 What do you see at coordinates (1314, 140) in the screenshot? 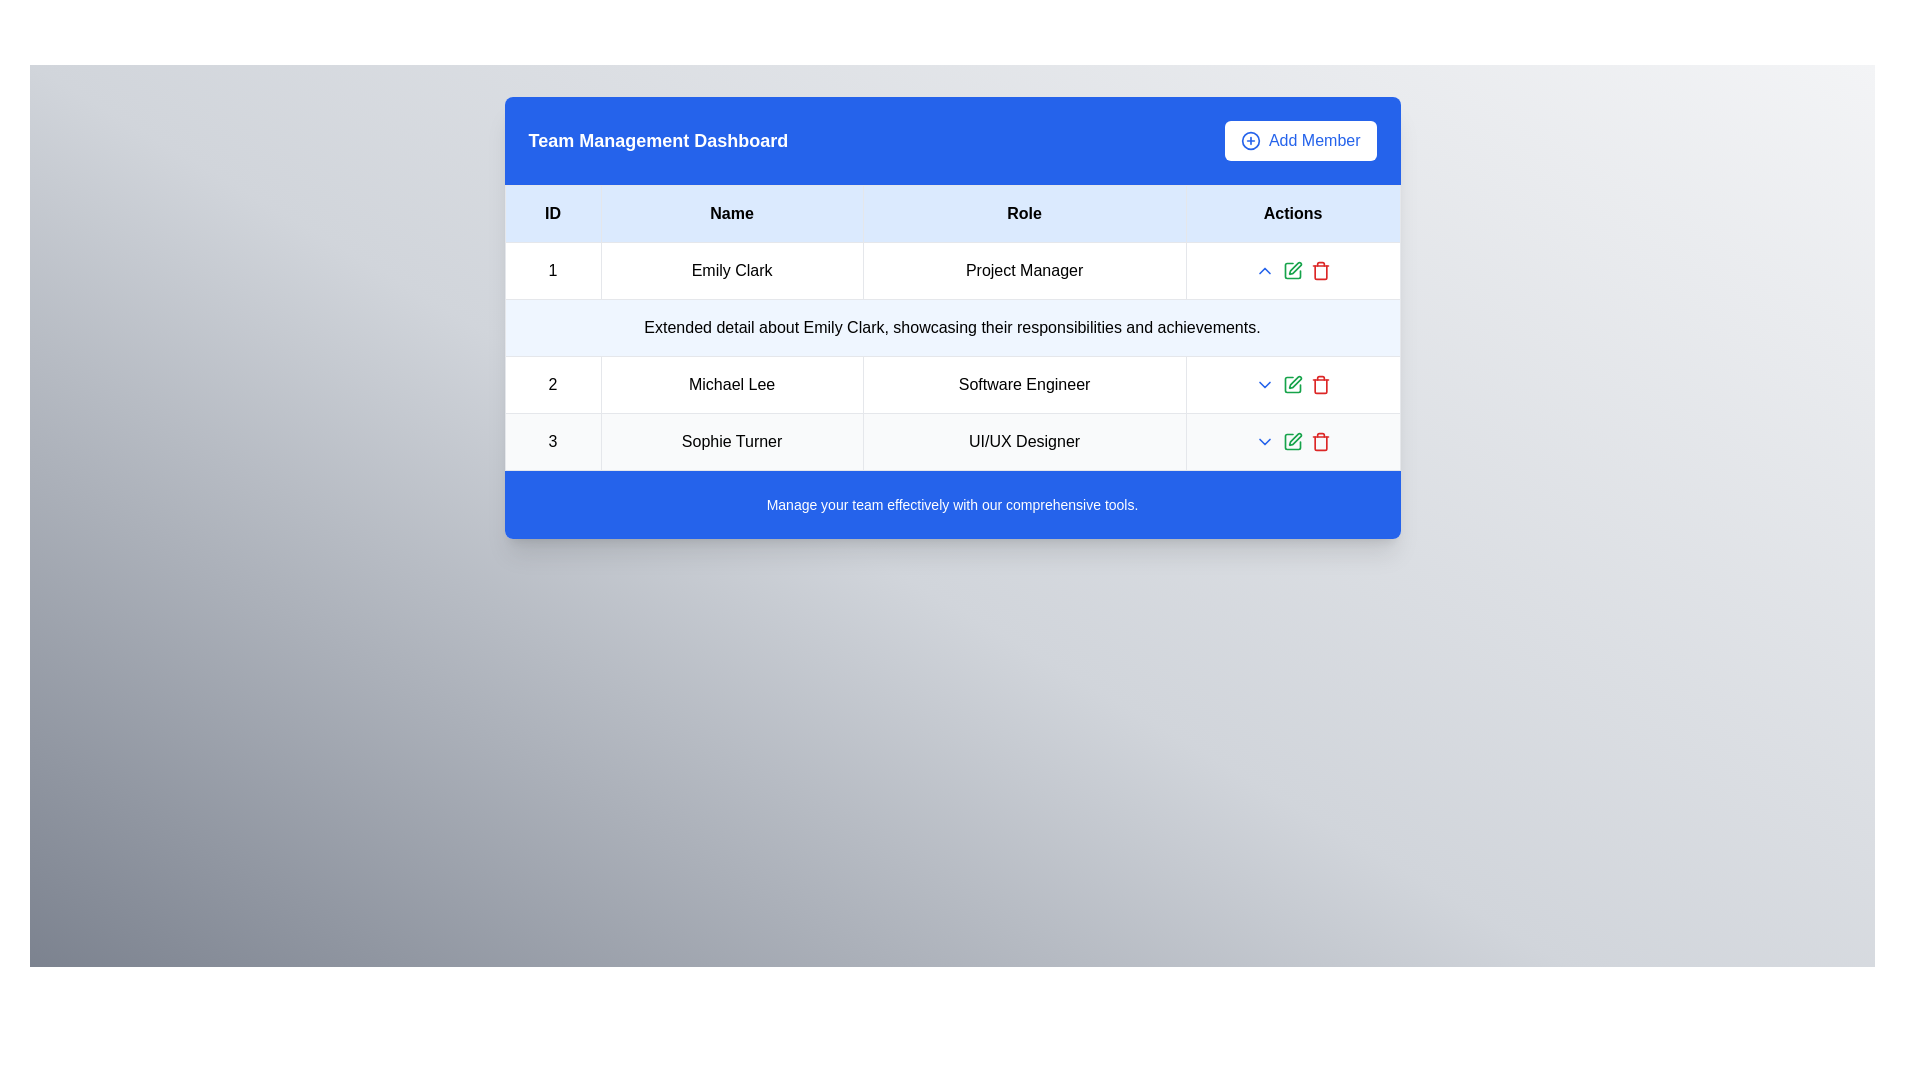
I see `the 'Add Member' text label within the button` at bounding box center [1314, 140].